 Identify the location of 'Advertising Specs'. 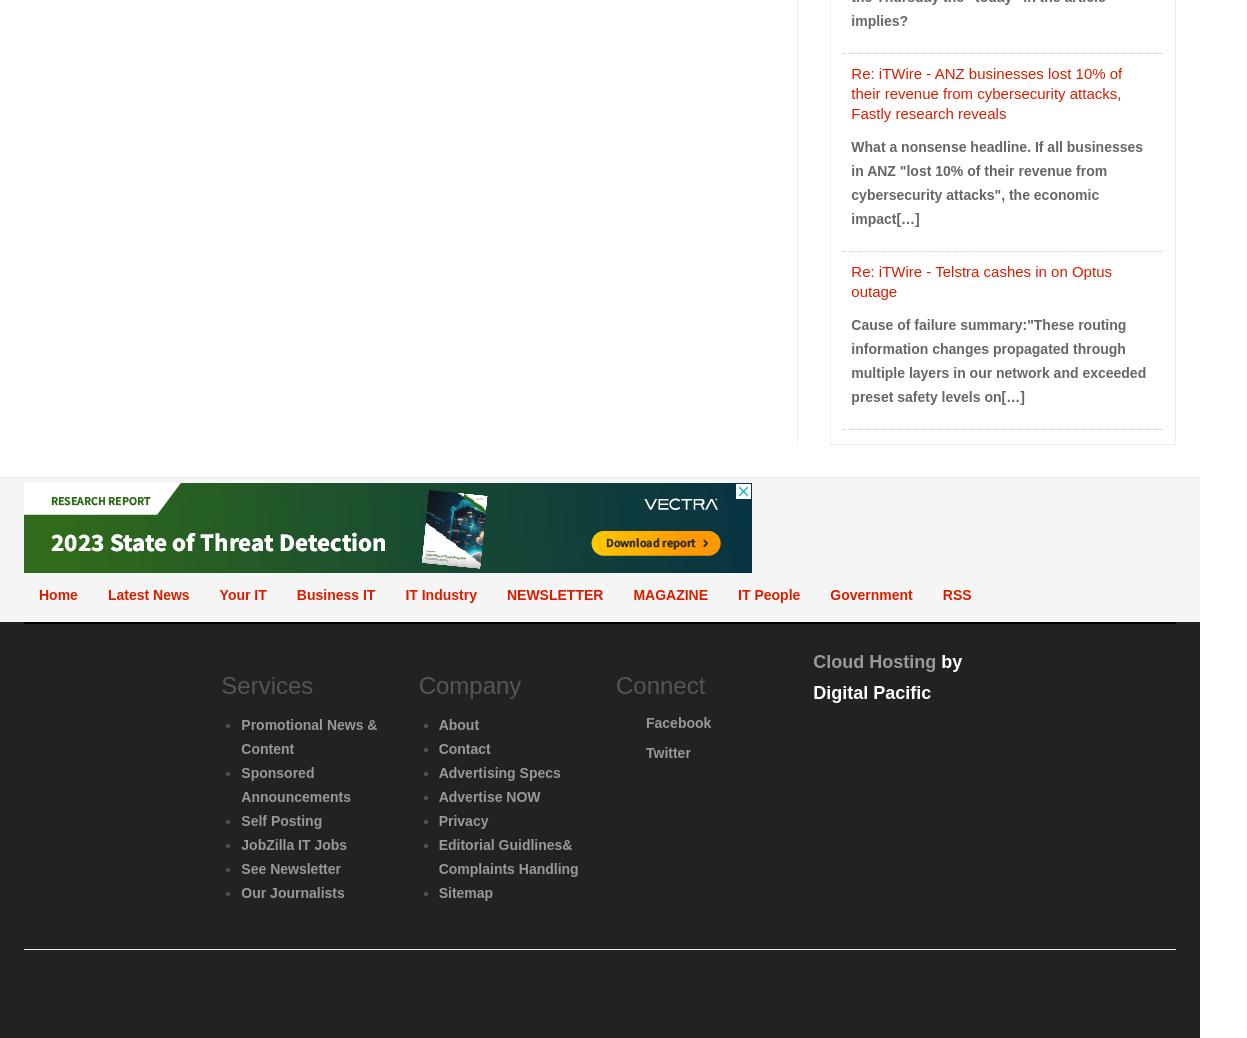
(436, 771).